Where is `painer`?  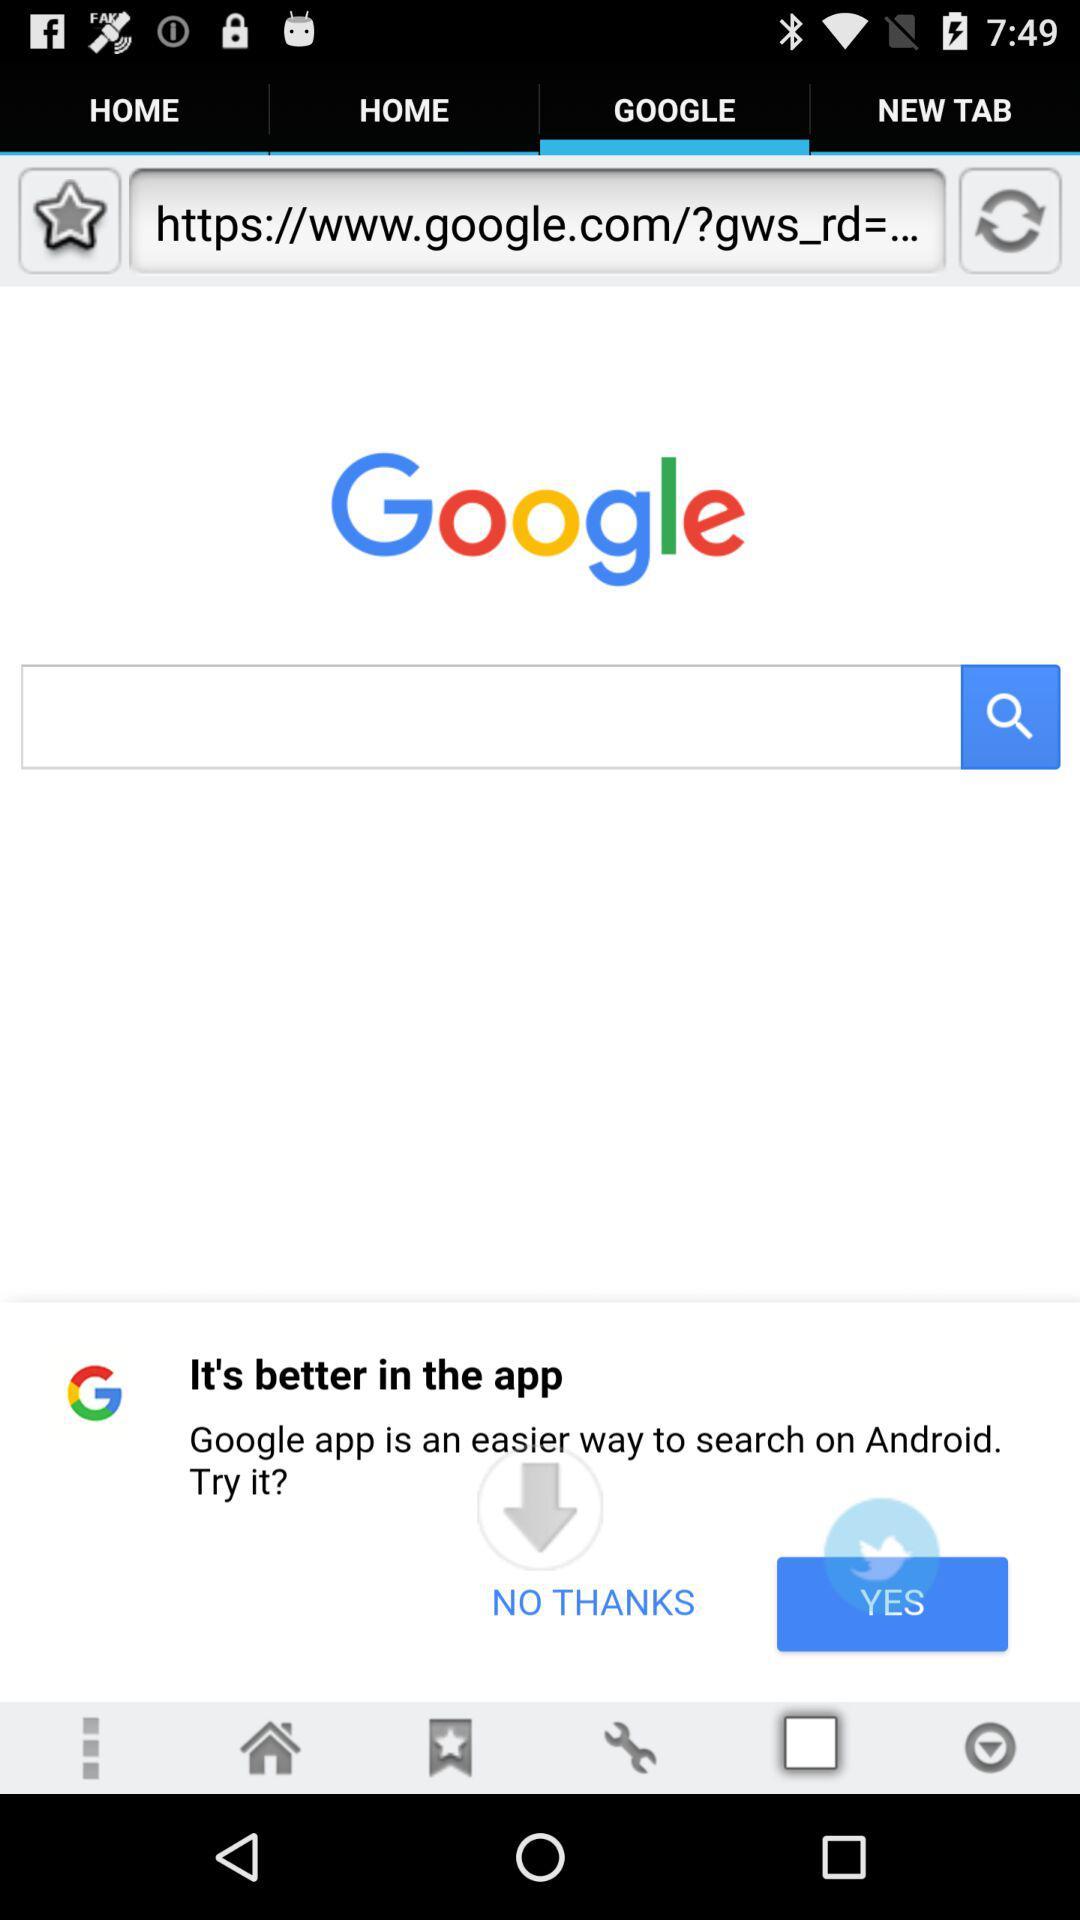
painer is located at coordinates (628, 1746).